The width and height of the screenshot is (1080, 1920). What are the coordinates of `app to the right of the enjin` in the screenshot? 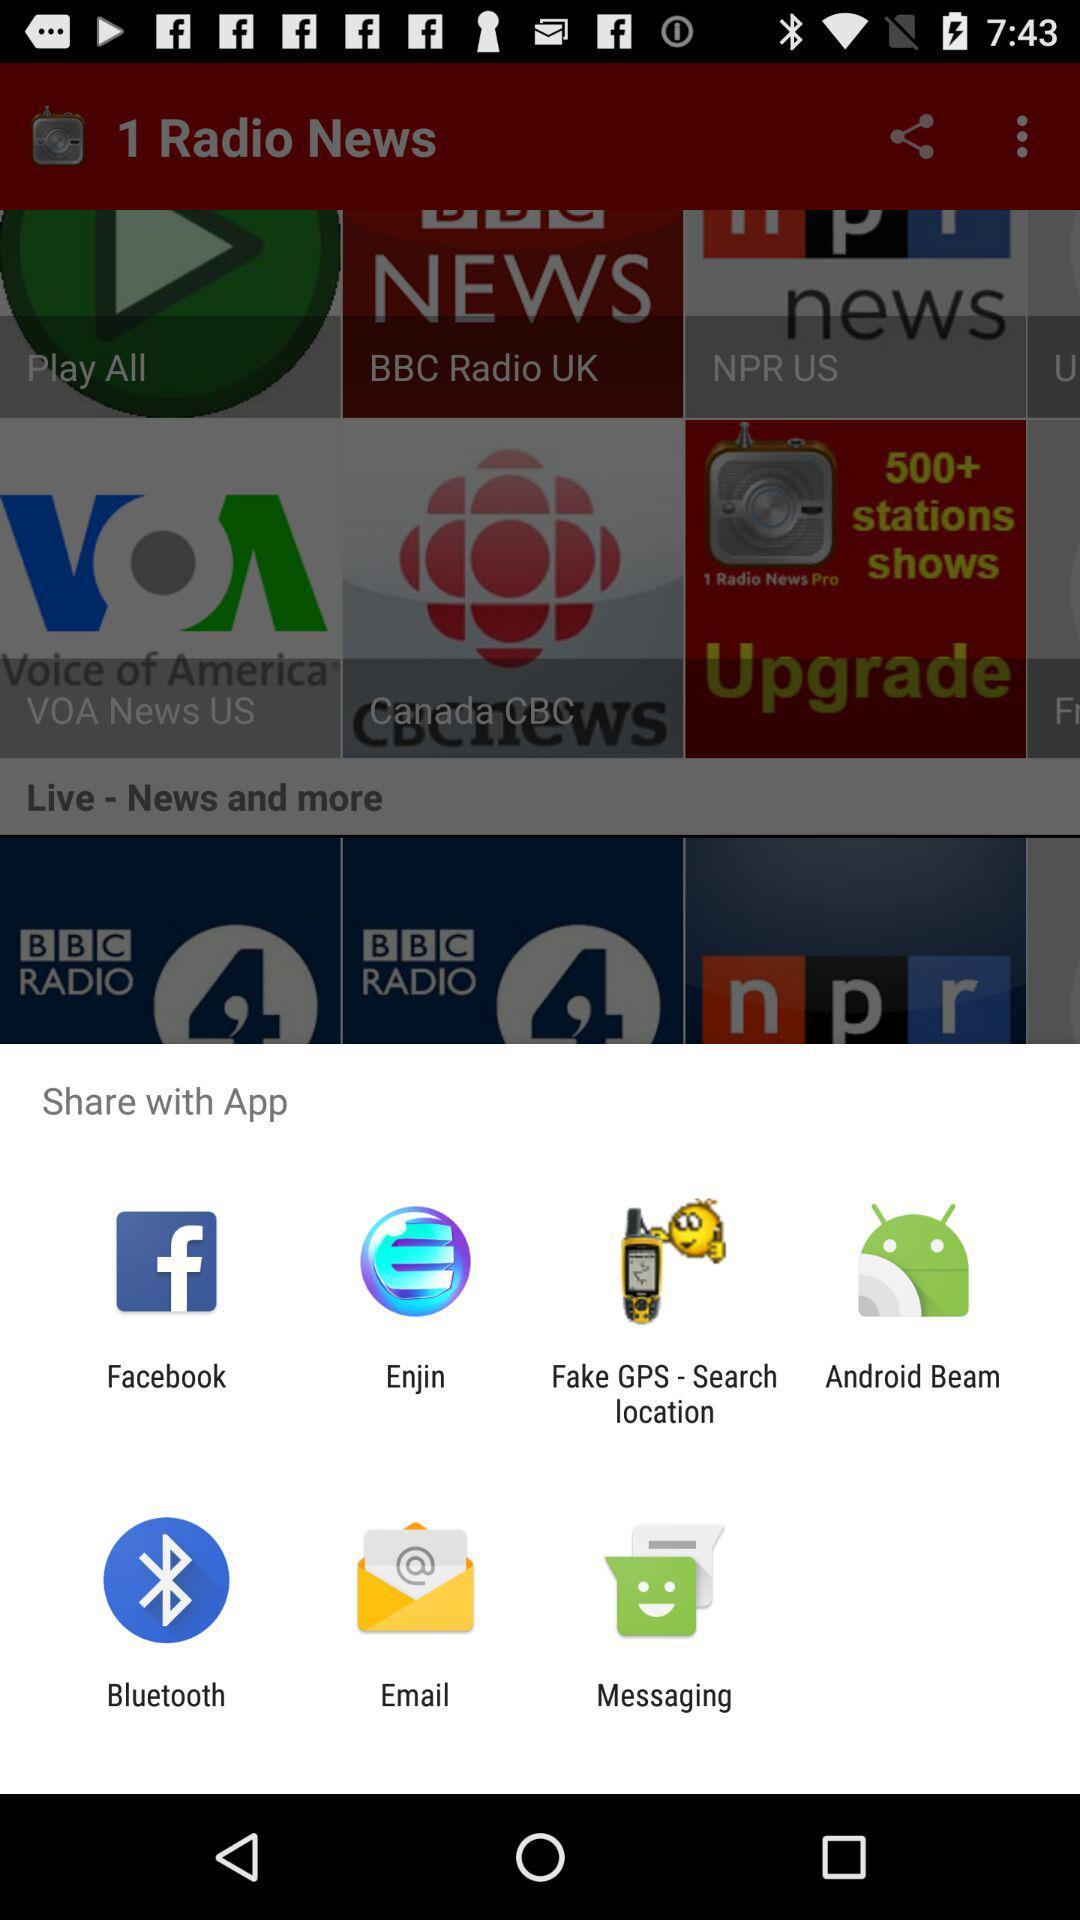 It's located at (664, 1392).